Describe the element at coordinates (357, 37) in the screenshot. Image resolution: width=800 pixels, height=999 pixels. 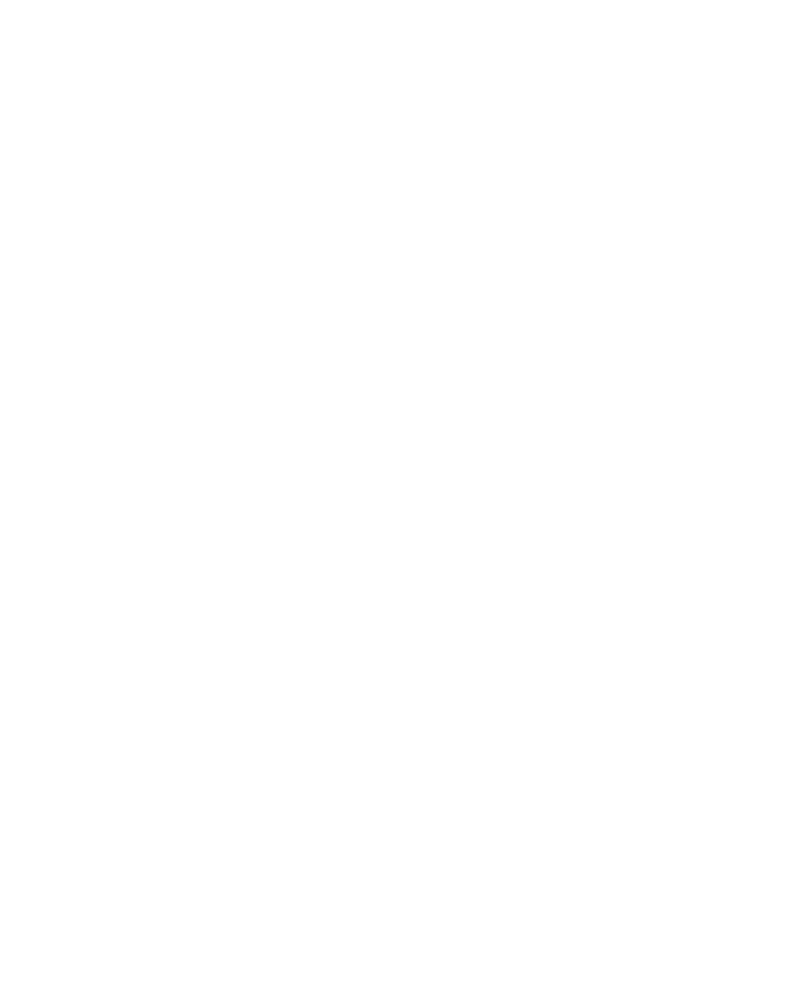
I see `''Sound Reinforcement for Audio Engineers' is a deep dive into the workings of current state-of-the-art sound reinforcement systems.'` at that location.